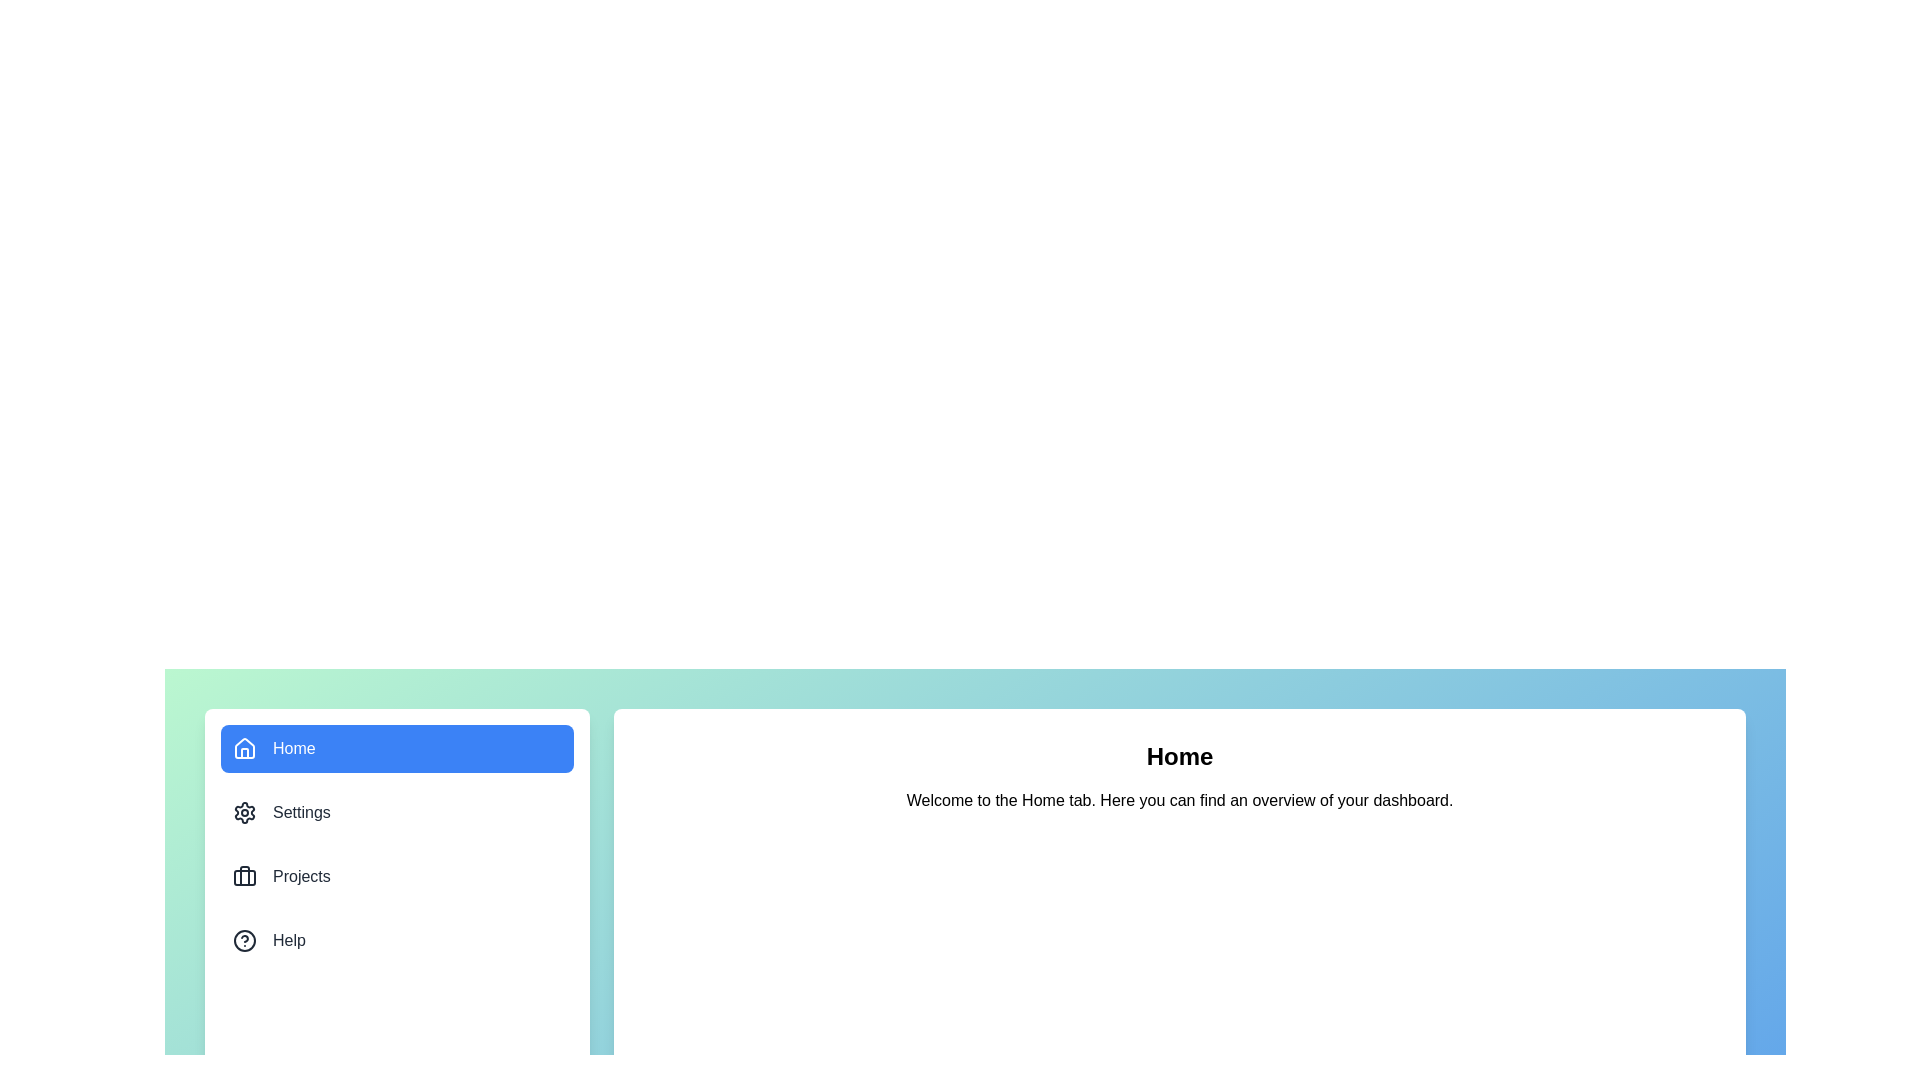 This screenshot has height=1080, width=1920. I want to click on the menu item corresponding to Home to view its content, so click(397, 748).